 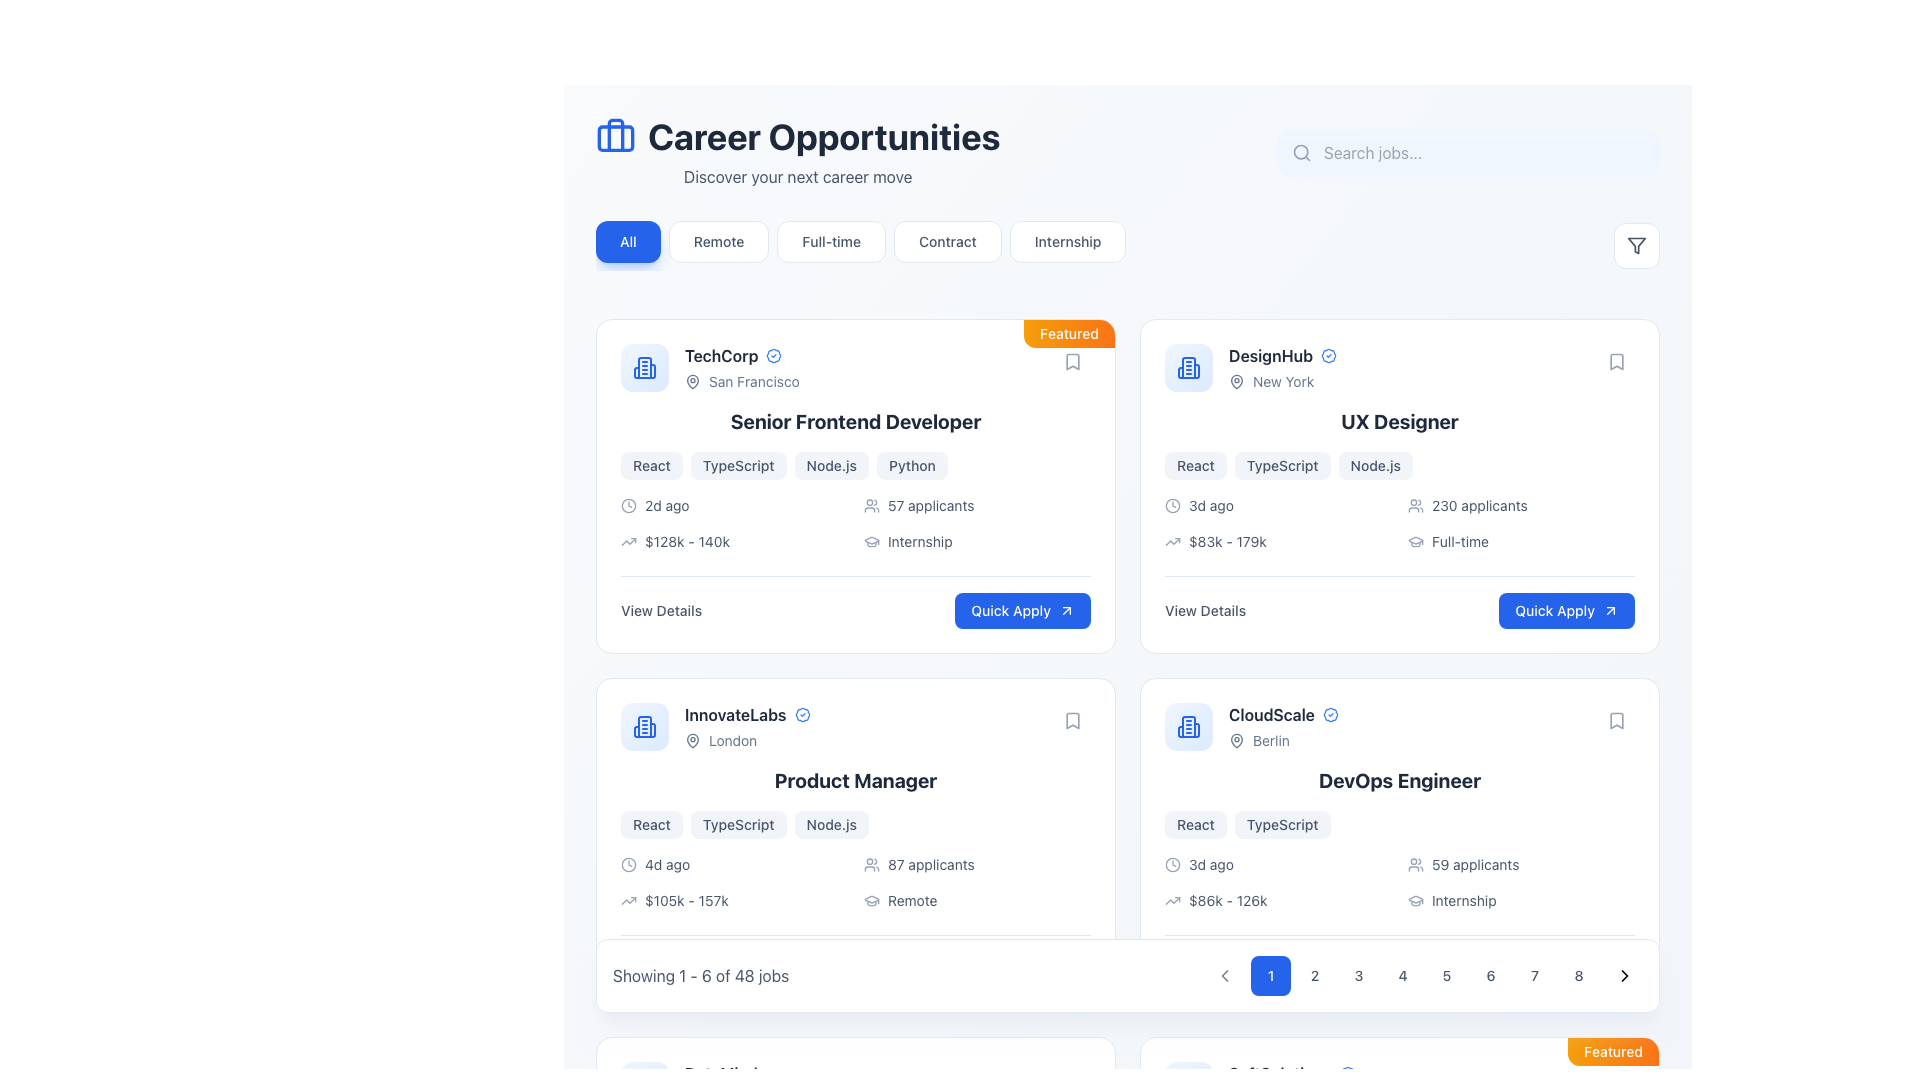 I want to click on the 'InnovateLabs' label with a blue checkmark icon, which is located beneath the job title 'Product Manager' and to the left of the location 'London' in the second job card, so click(x=746, y=713).